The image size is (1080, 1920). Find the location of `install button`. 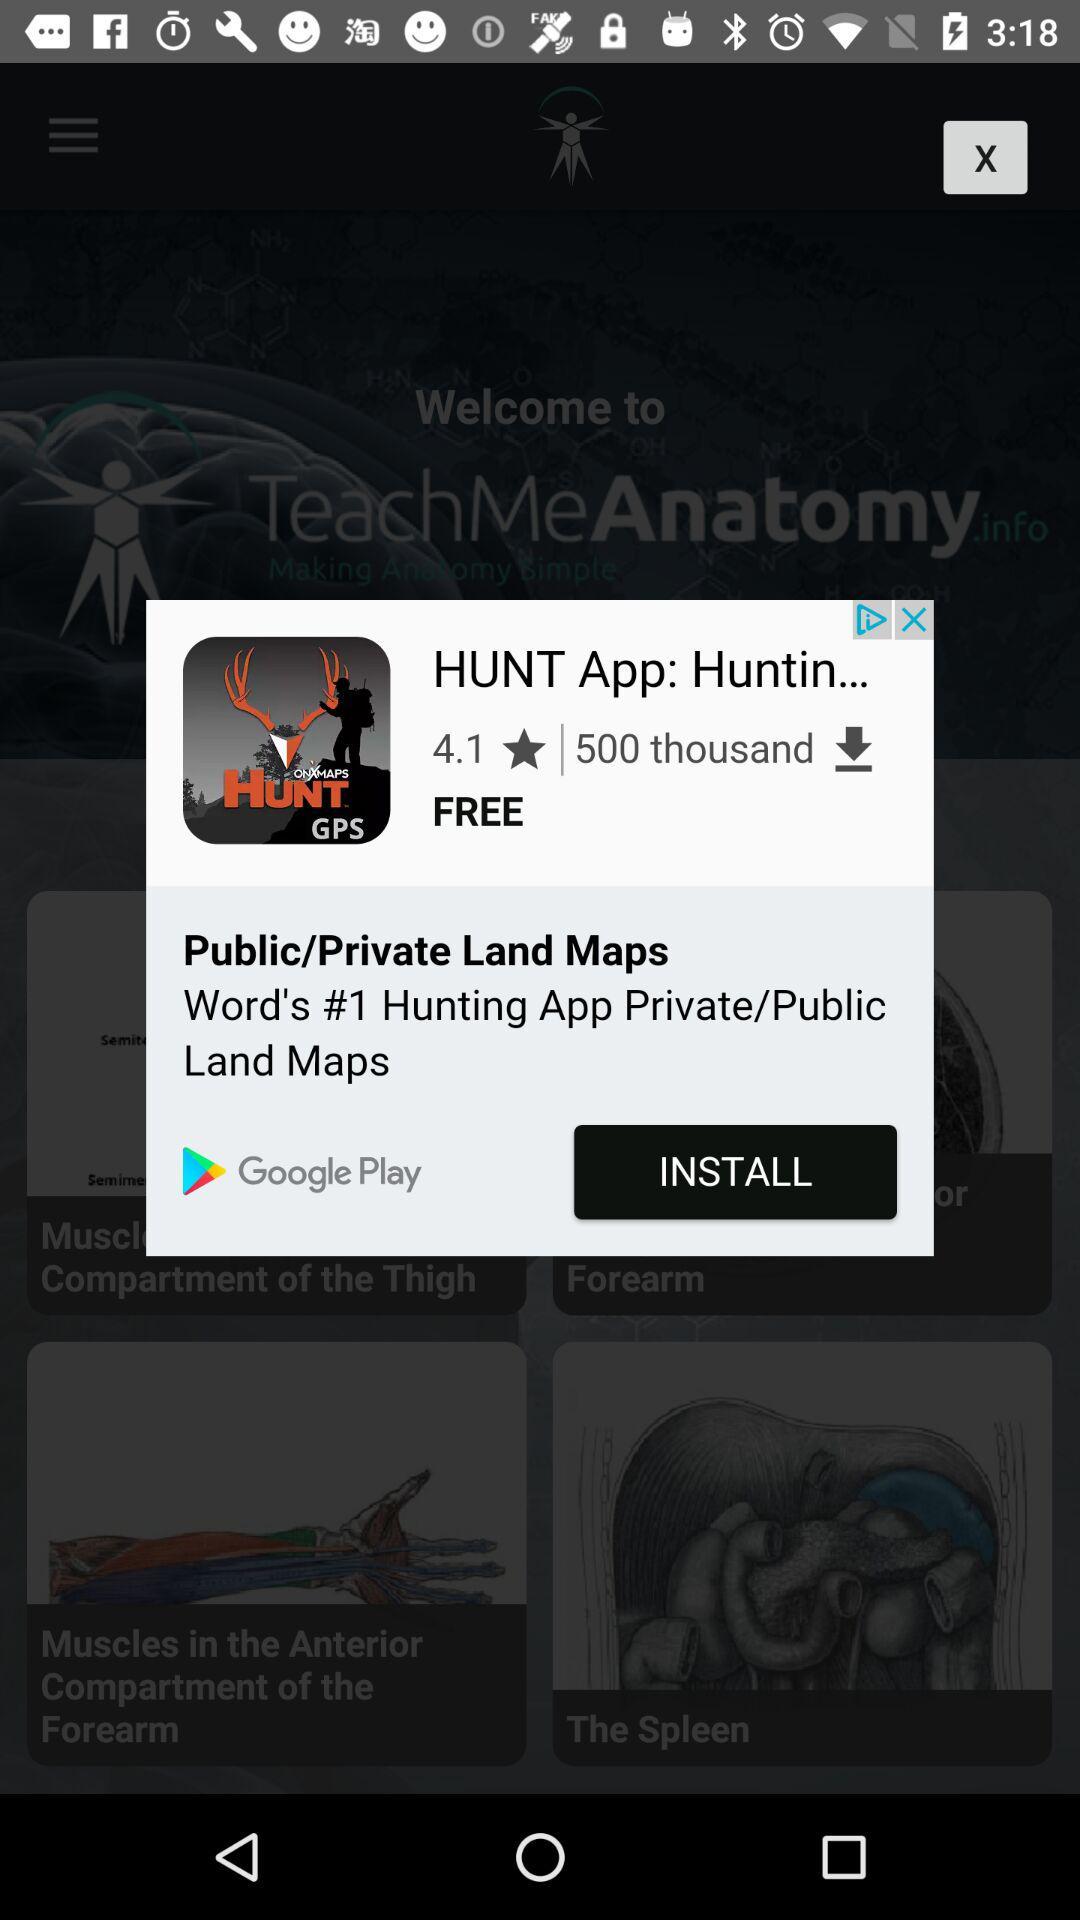

install button is located at coordinates (540, 927).